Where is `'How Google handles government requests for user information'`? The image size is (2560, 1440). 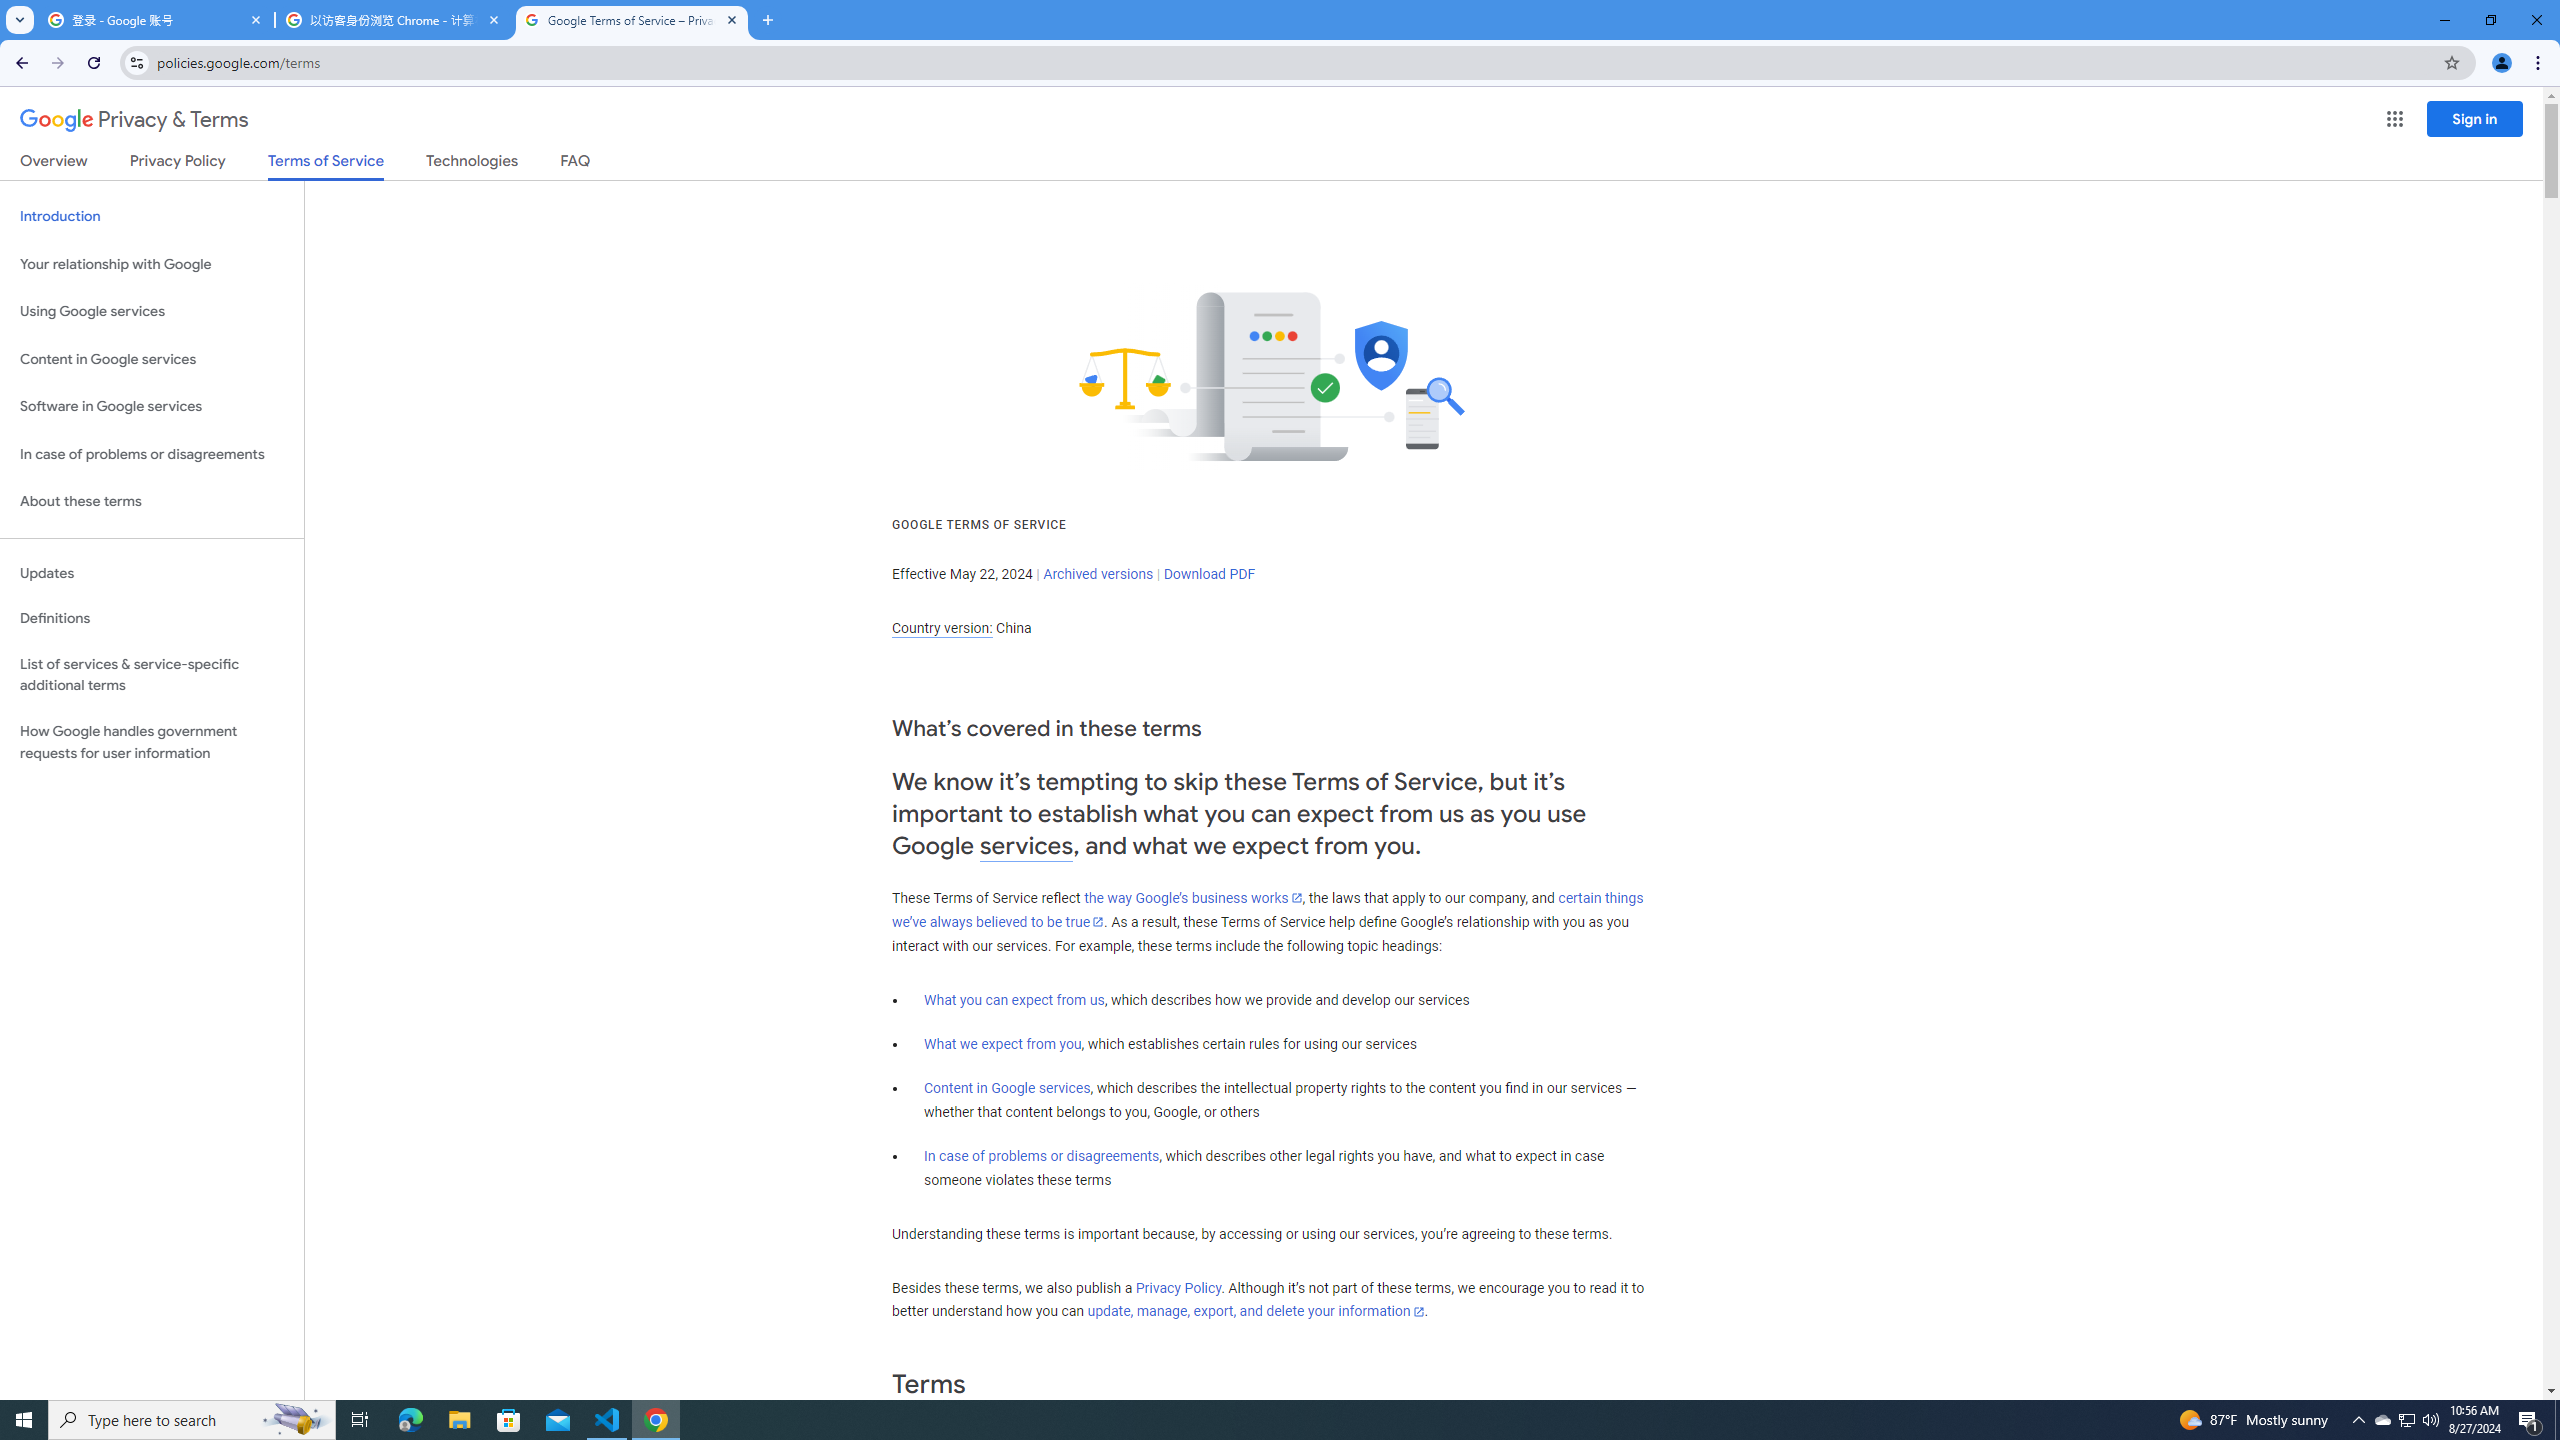 'How Google handles government requests for user information' is located at coordinates (151, 742).